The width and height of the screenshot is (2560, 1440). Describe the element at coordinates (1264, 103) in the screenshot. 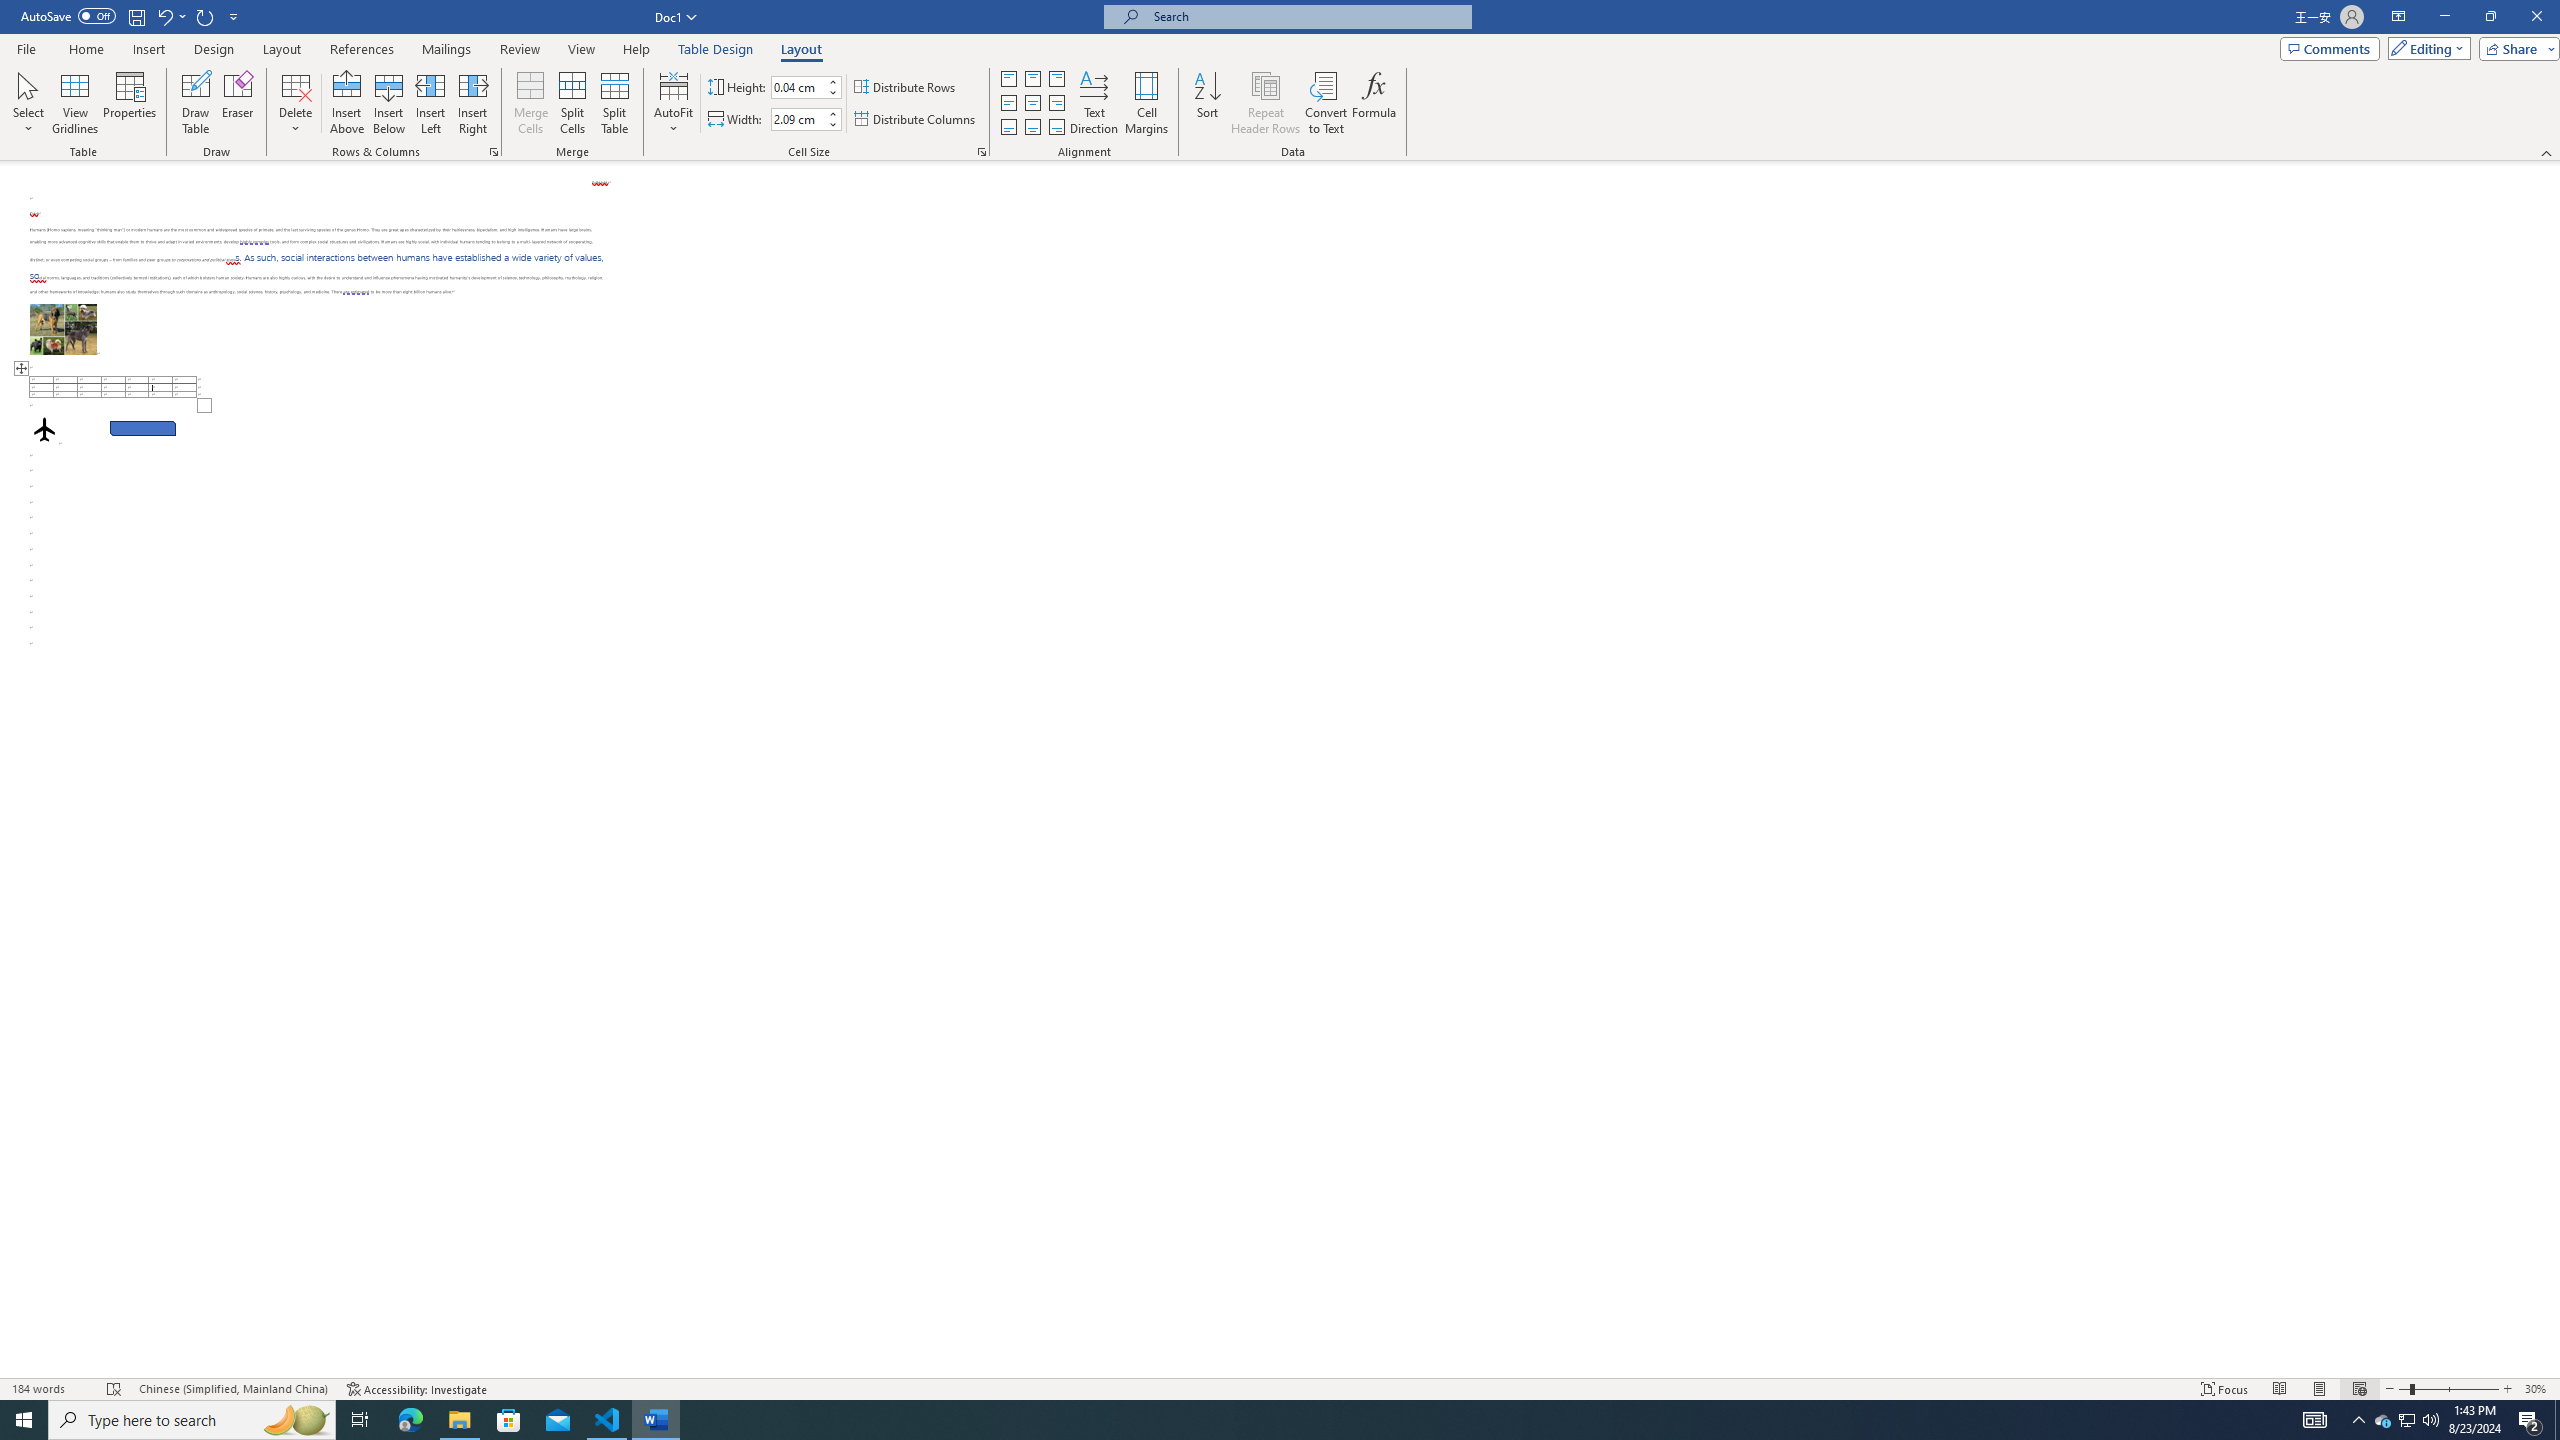

I see `'Repeat Header Rows'` at that location.